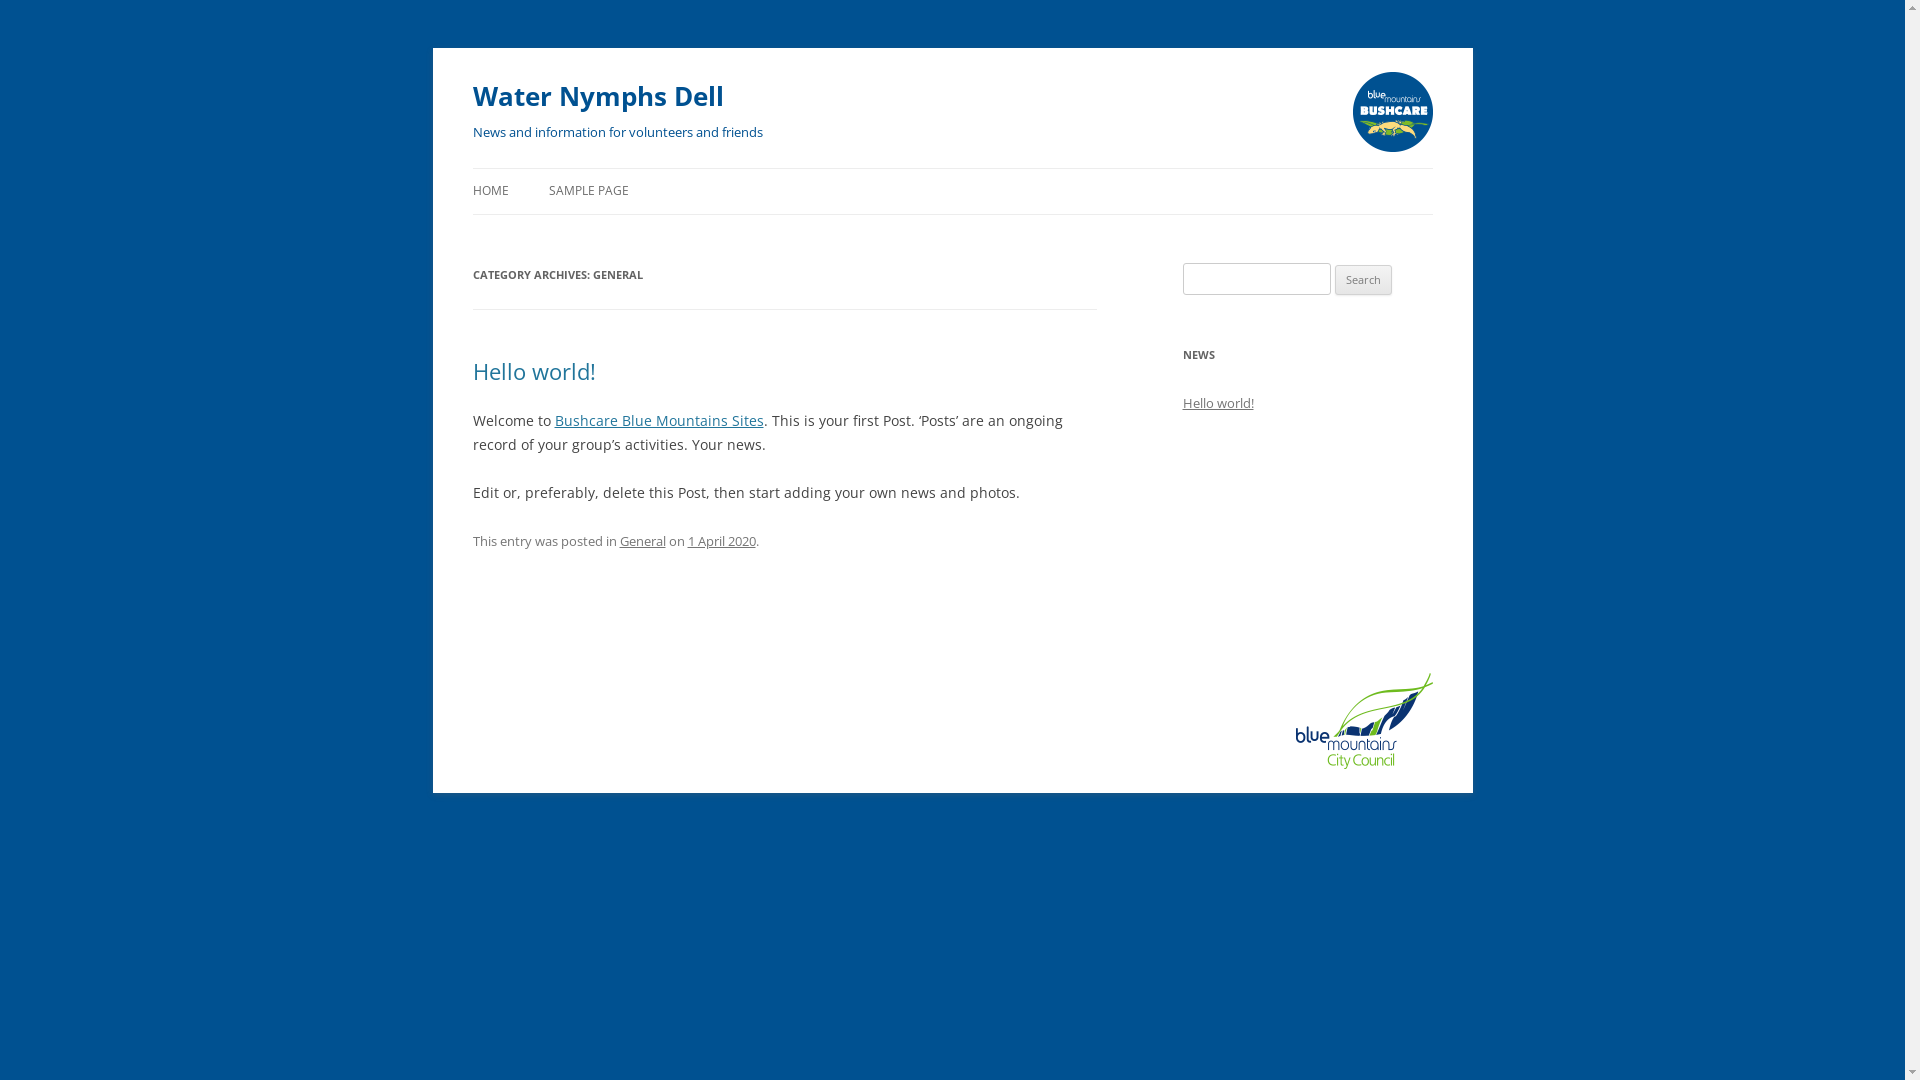 The width and height of the screenshot is (1920, 1080). Describe the element at coordinates (643, 540) in the screenshot. I see `'General'` at that location.